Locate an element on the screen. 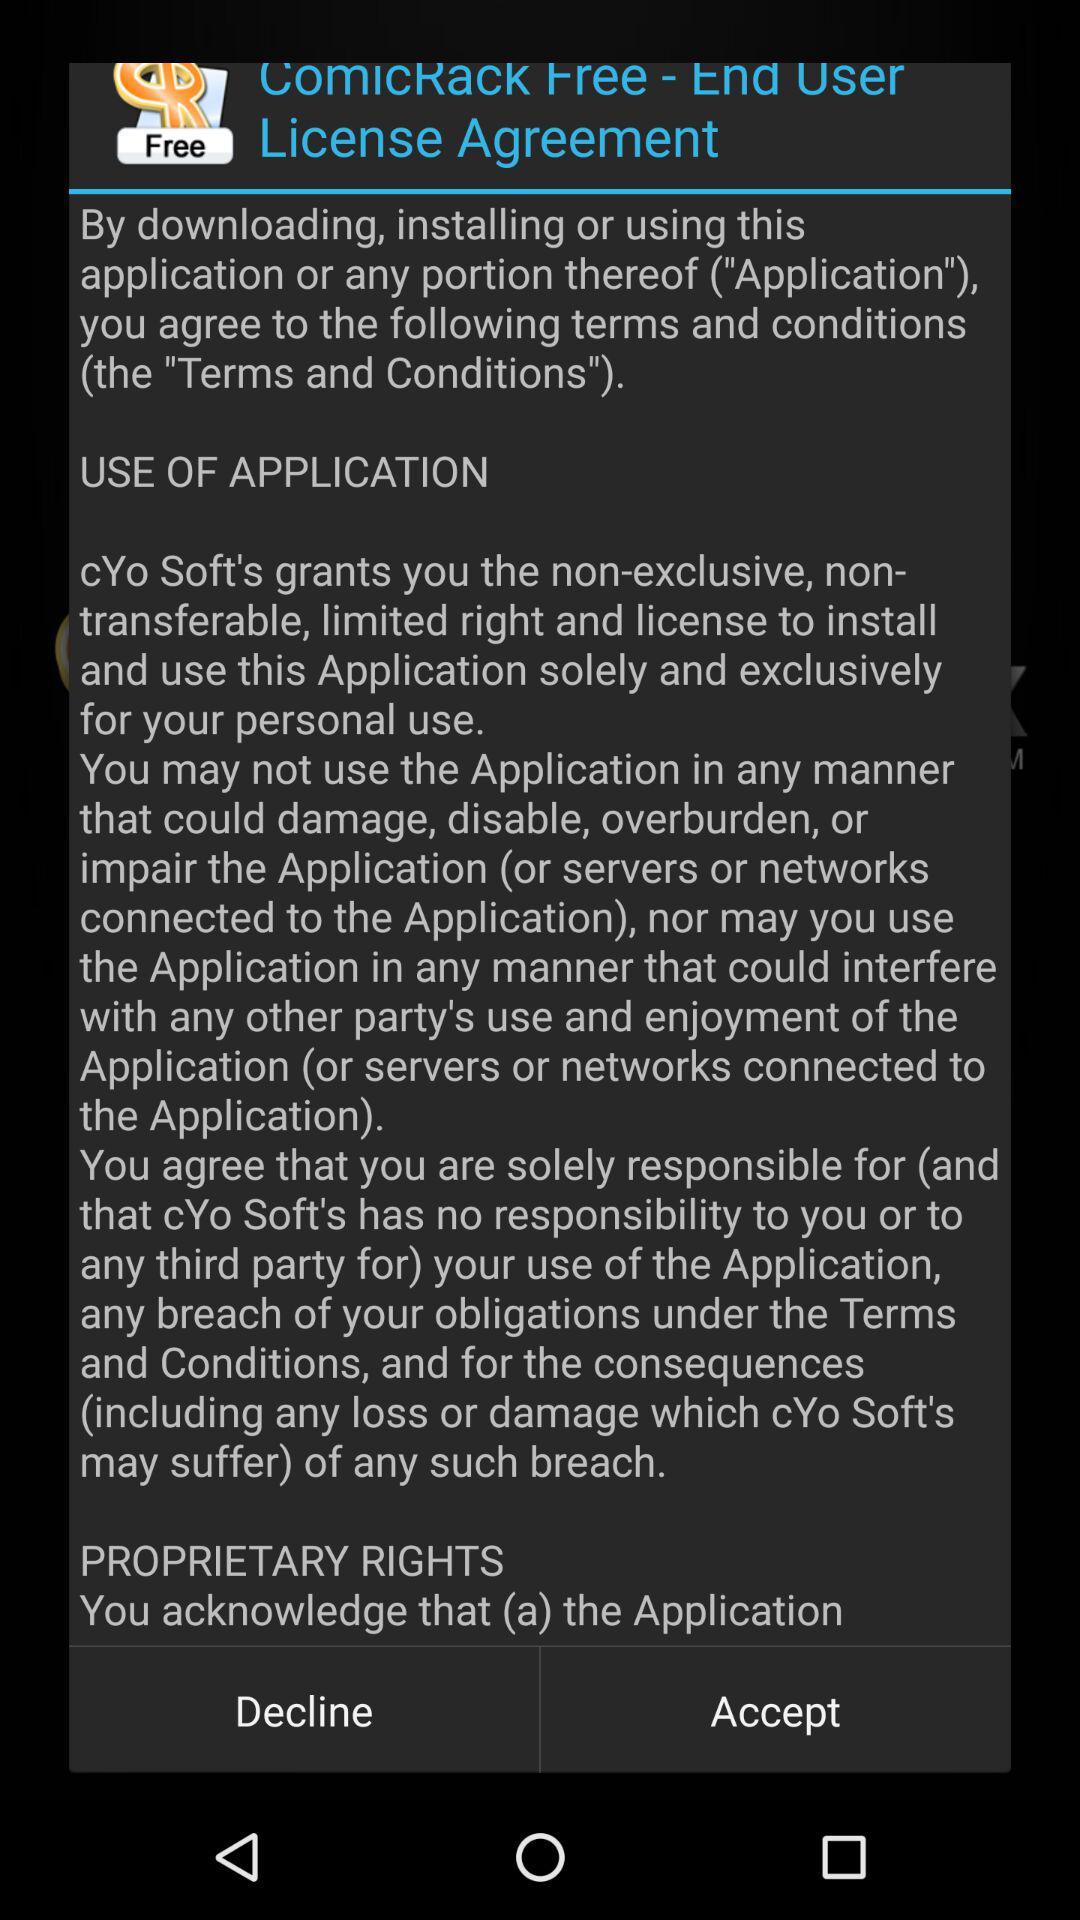  by downloading installing app is located at coordinates (540, 918).